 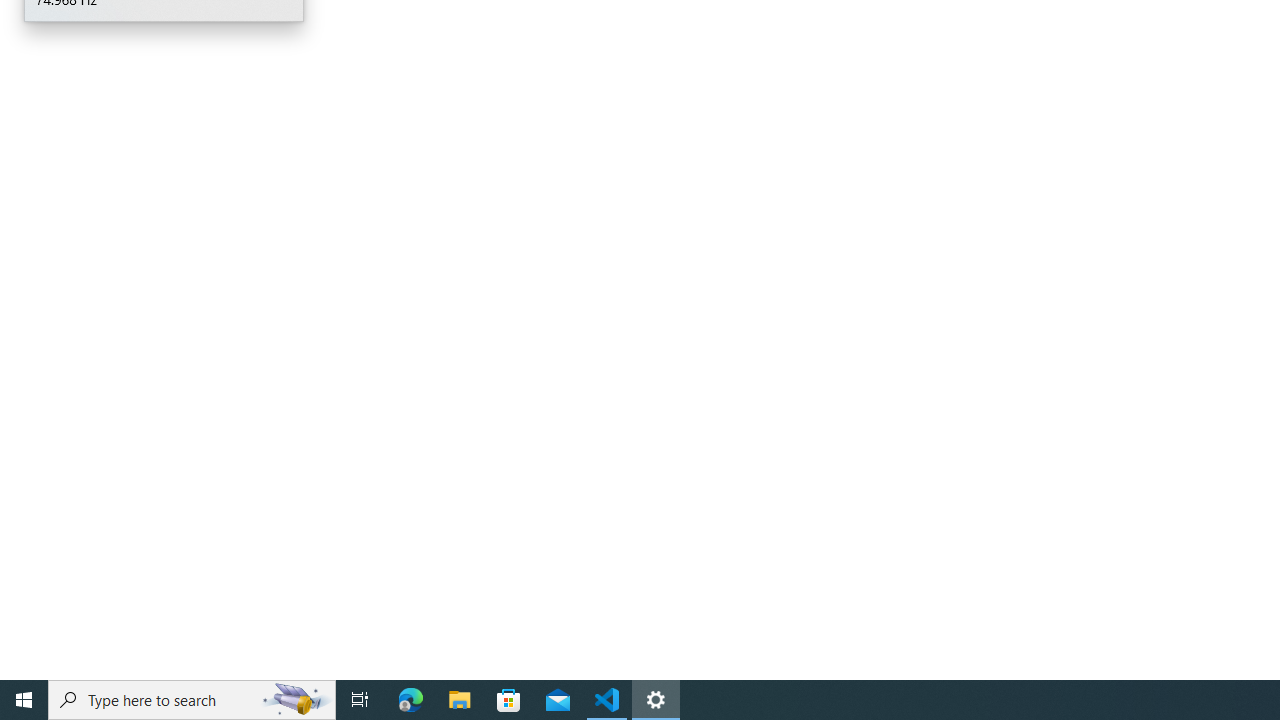 I want to click on 'Task View', so click(x=359, y=698).